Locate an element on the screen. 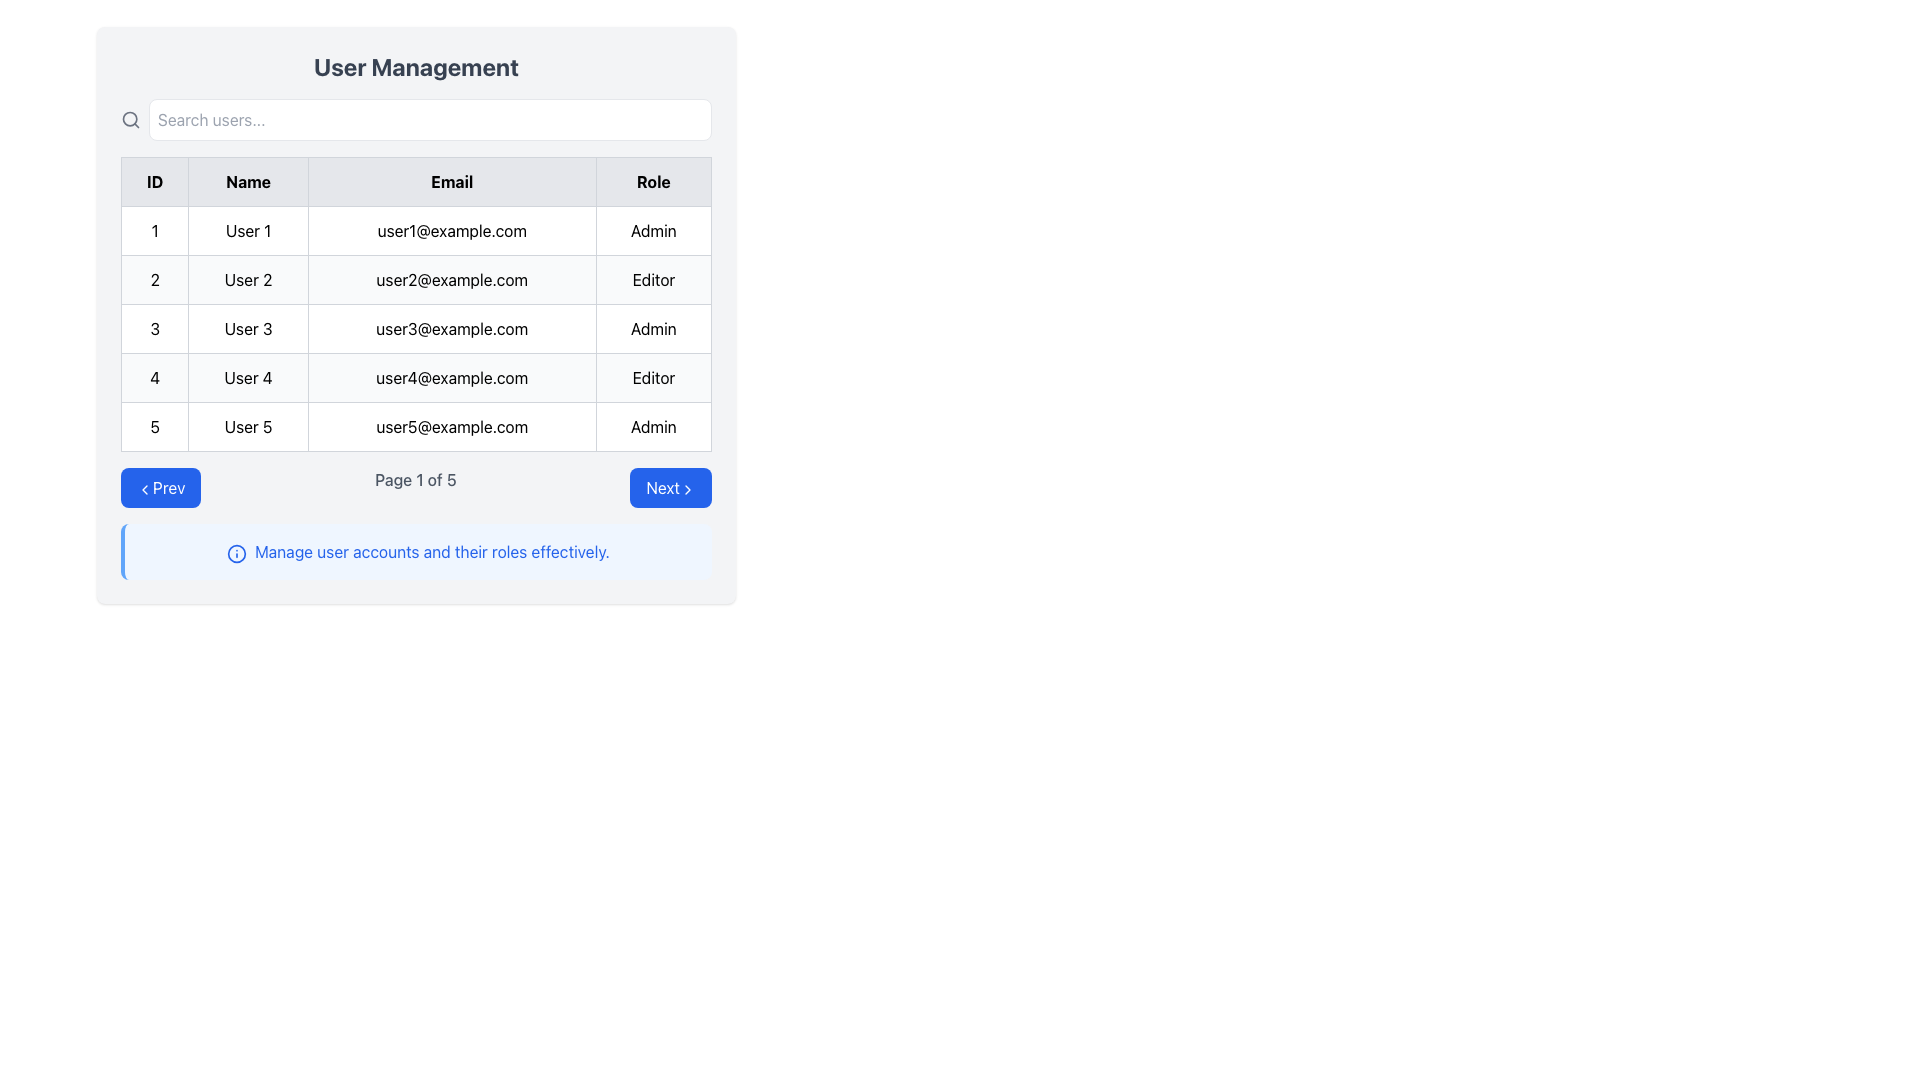  the text label that states 'Manage user accounts and their roles effectively.' which is styled in blue color and located within a light blue background area is located at coordinates (431, 551).